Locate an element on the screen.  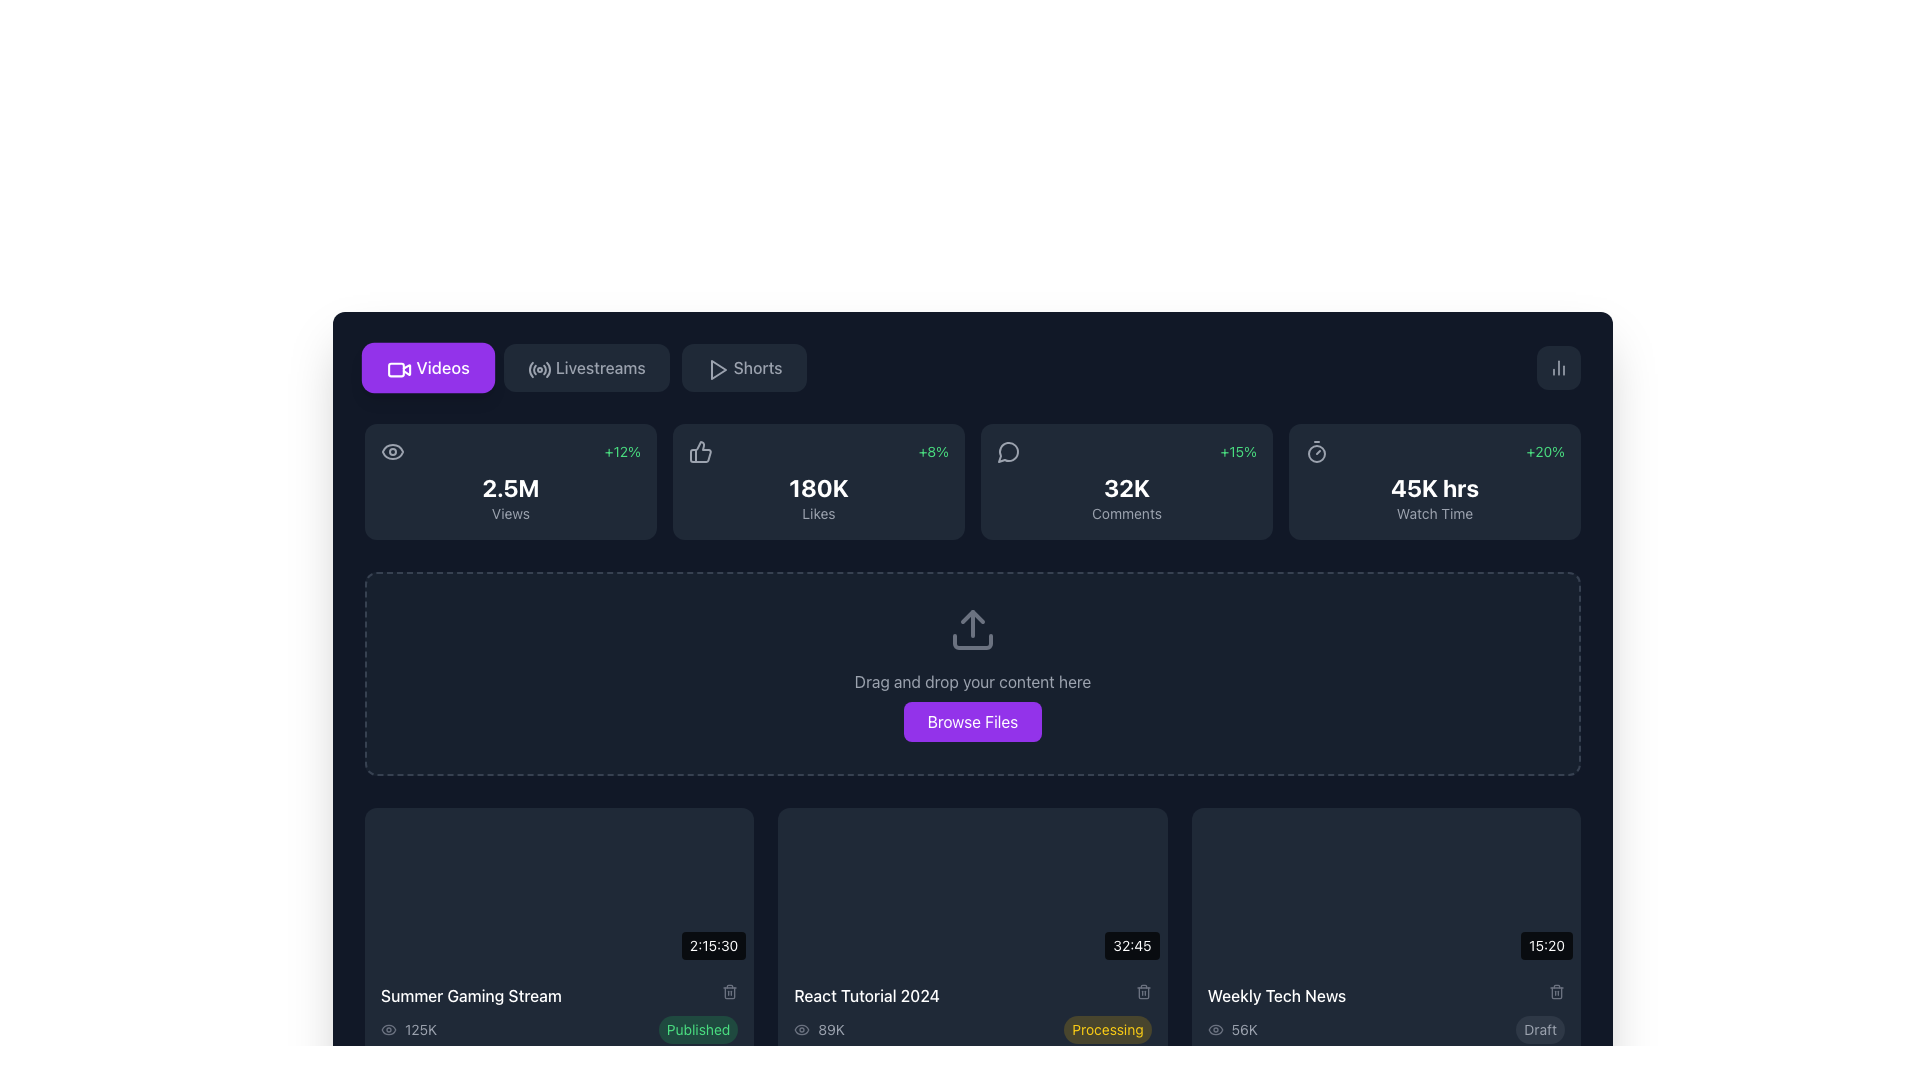
the text display showing '180K' in bold, white font, positioned at the top of the 'Likes' box with a thumb-up icon is located at coordinates (819, 488).